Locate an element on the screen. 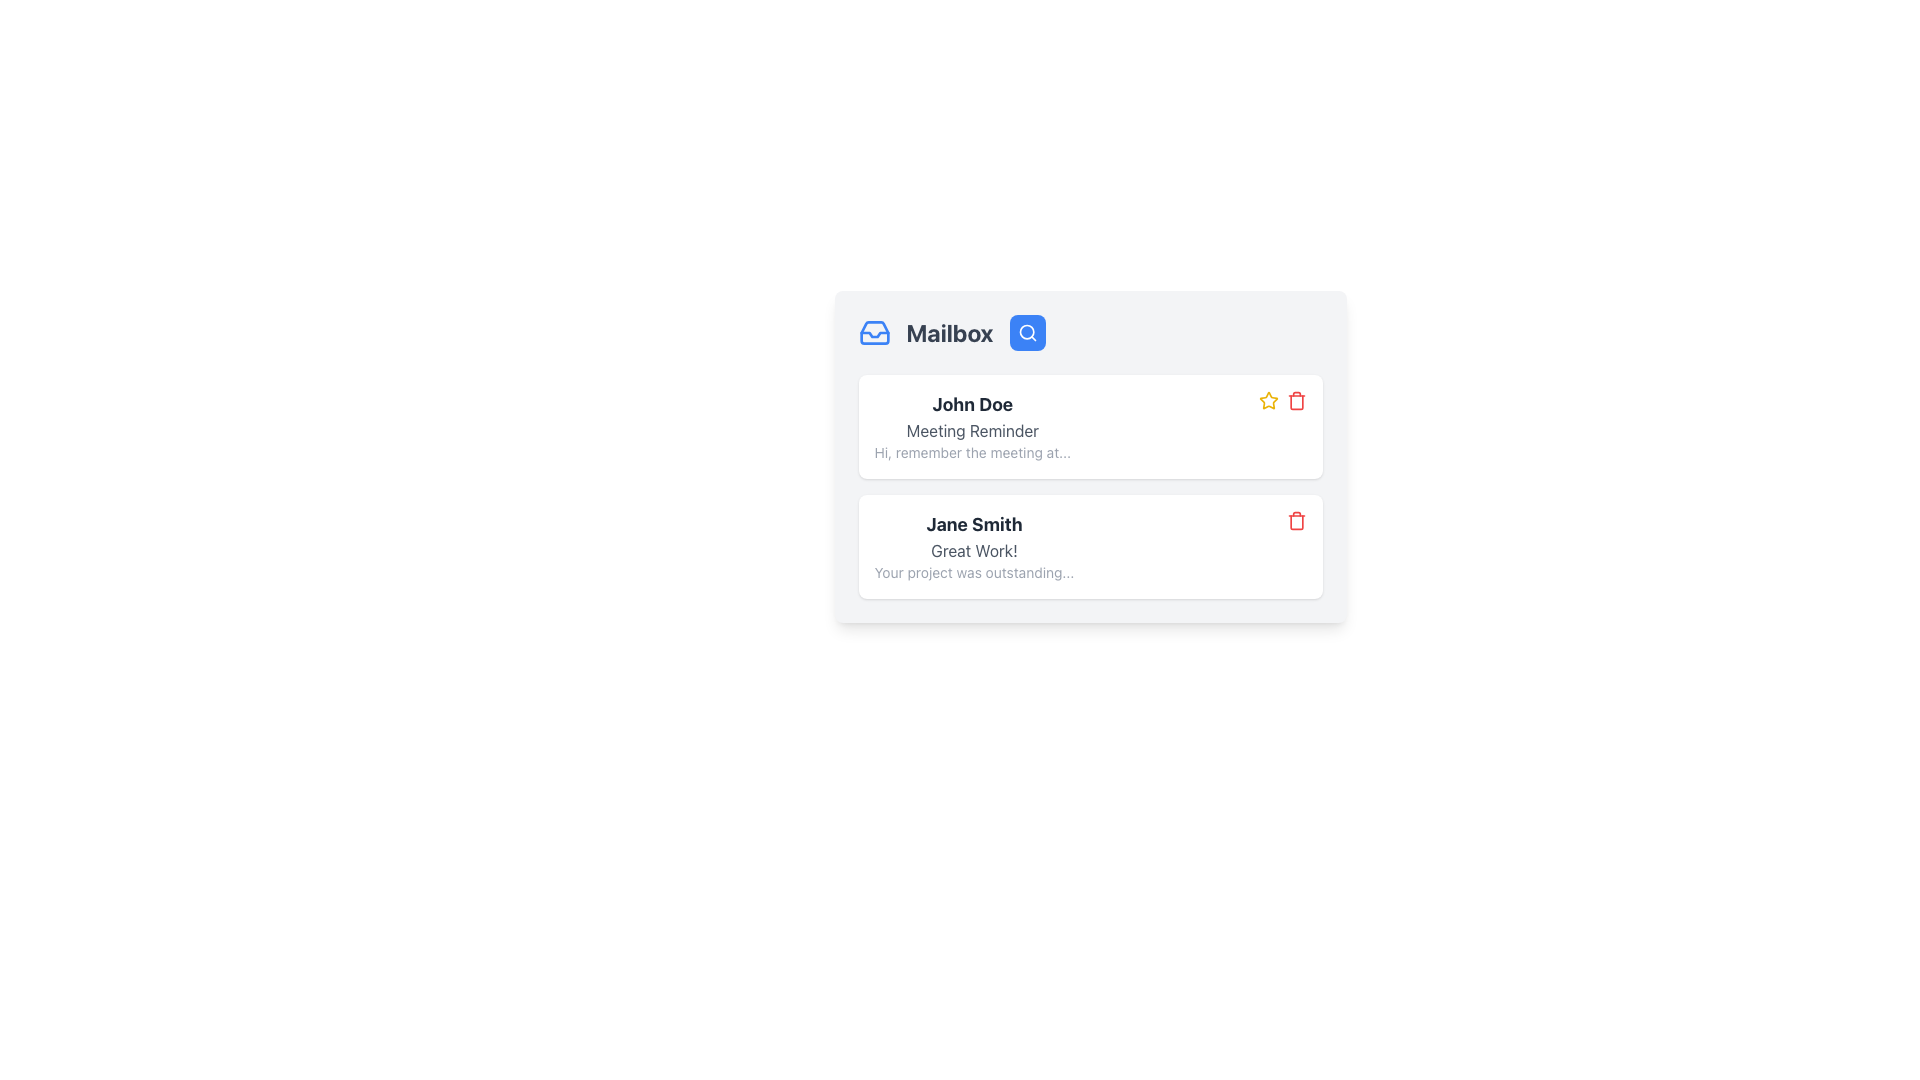 This screenshot has height=1080, width=1920. the static text element displaying 'Meeting Reminder', which is styled in gray and positioned below the title 'John Doe' and above the description 'Hi, remember the meeting at...' is located at coordinates (972, 430).